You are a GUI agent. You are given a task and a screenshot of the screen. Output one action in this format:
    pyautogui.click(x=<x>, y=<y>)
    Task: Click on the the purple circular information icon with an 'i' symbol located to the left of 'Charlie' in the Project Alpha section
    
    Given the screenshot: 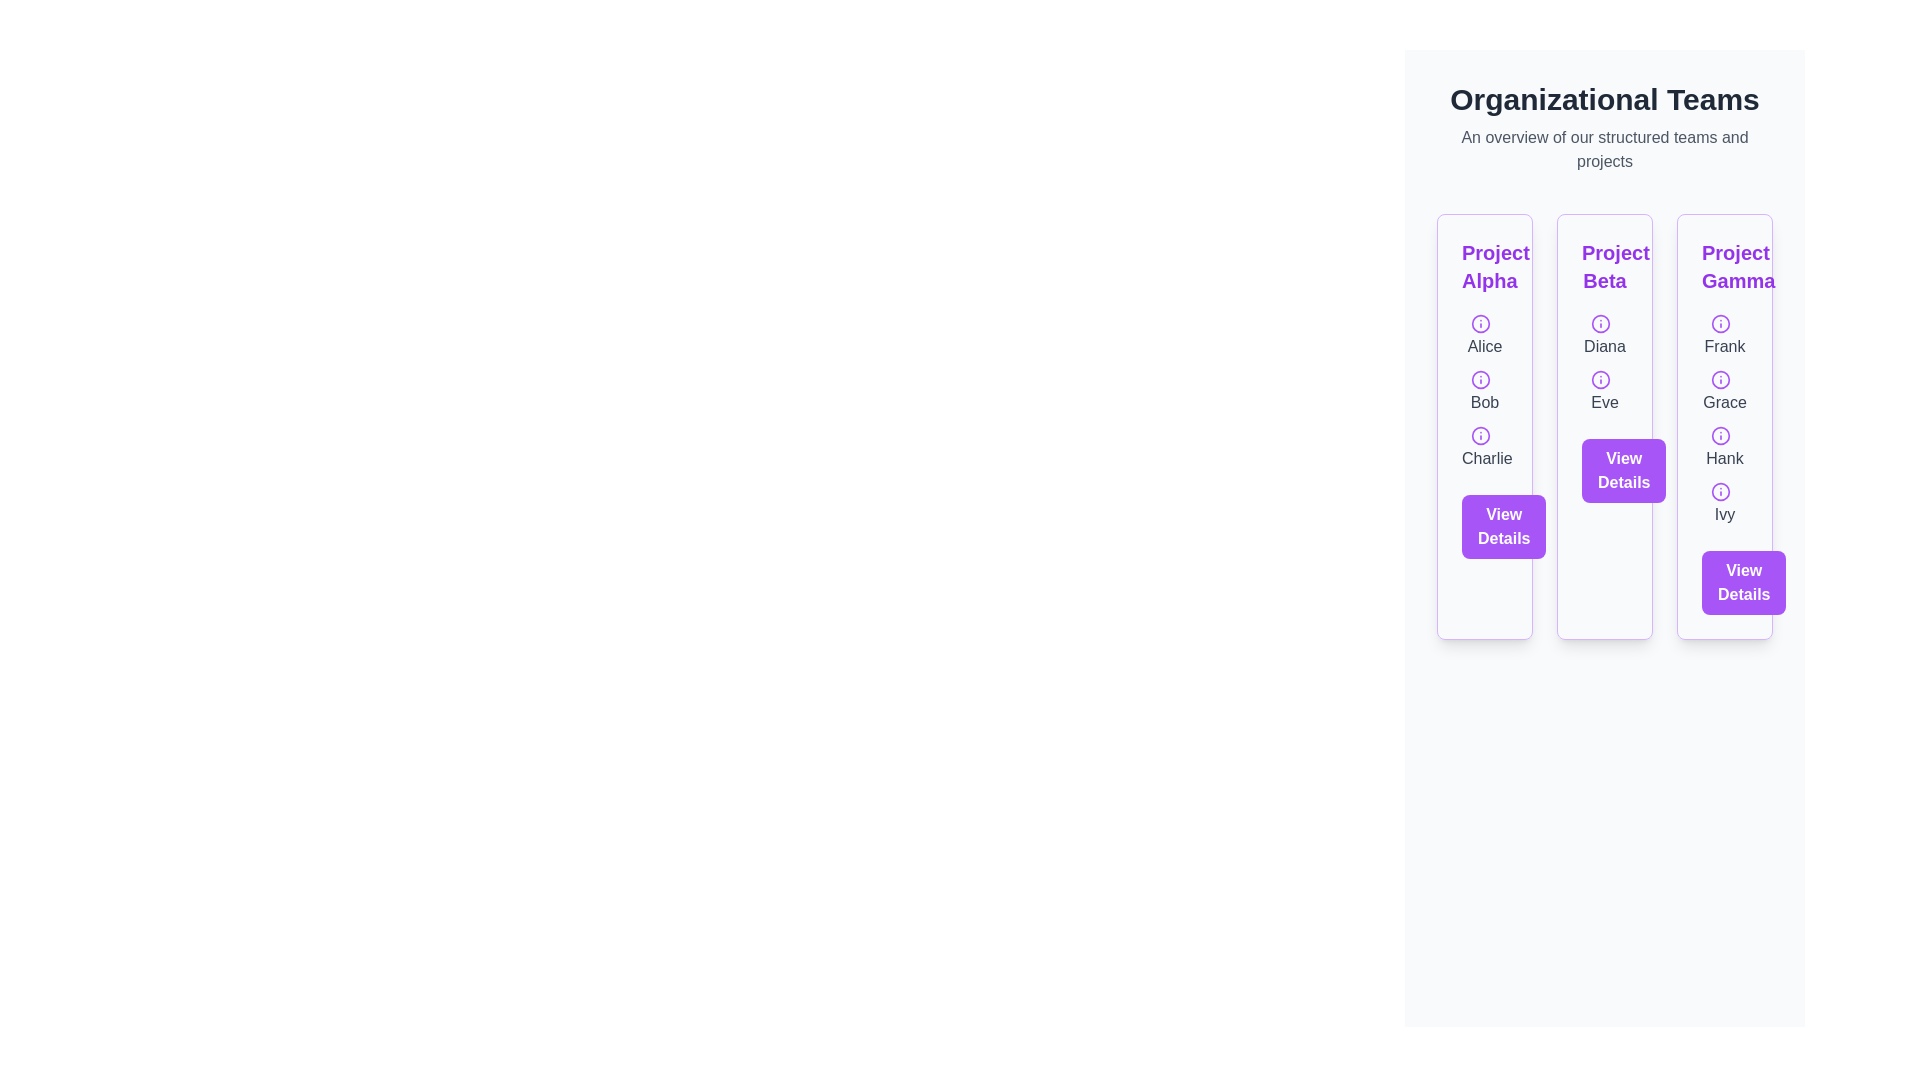 What is the action you would take?
    pyautogui.click(x=1481, y=434)
    